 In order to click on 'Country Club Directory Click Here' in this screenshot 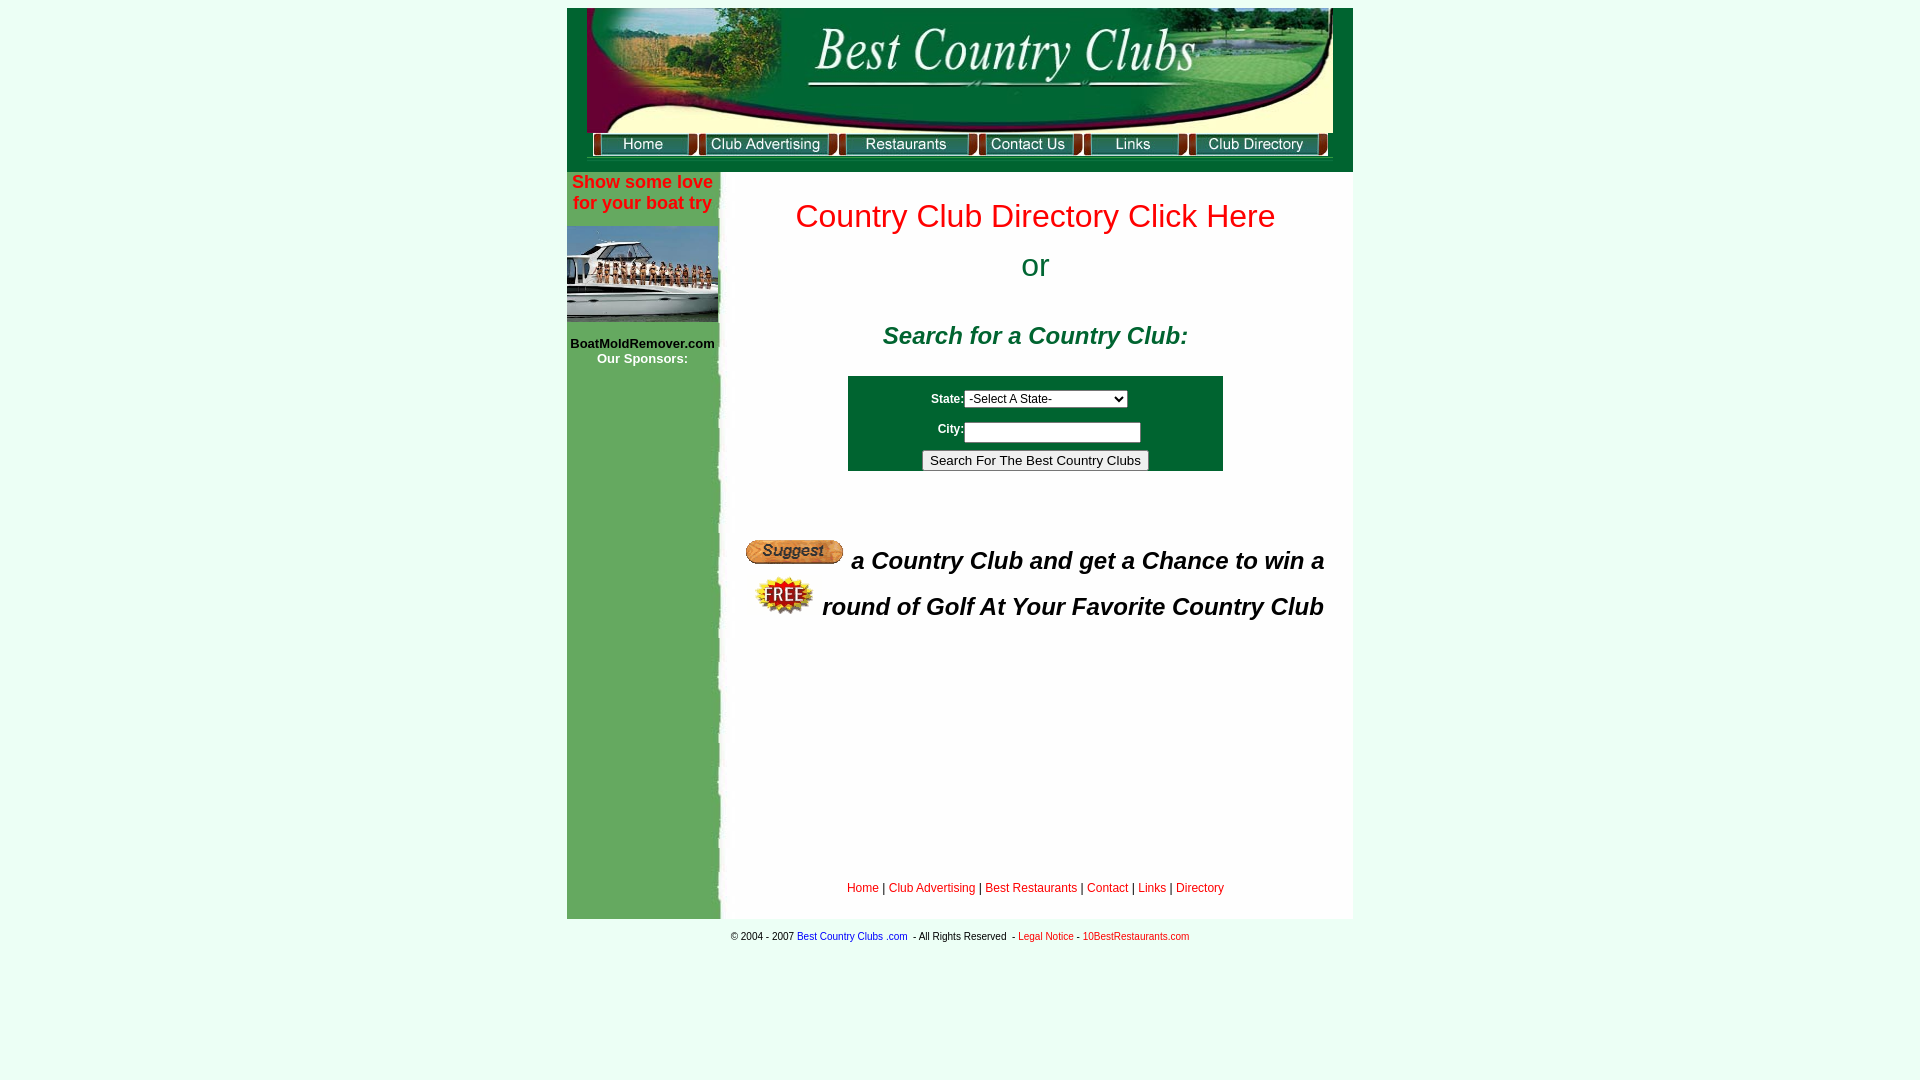, I will do `click(1035, 216)`.